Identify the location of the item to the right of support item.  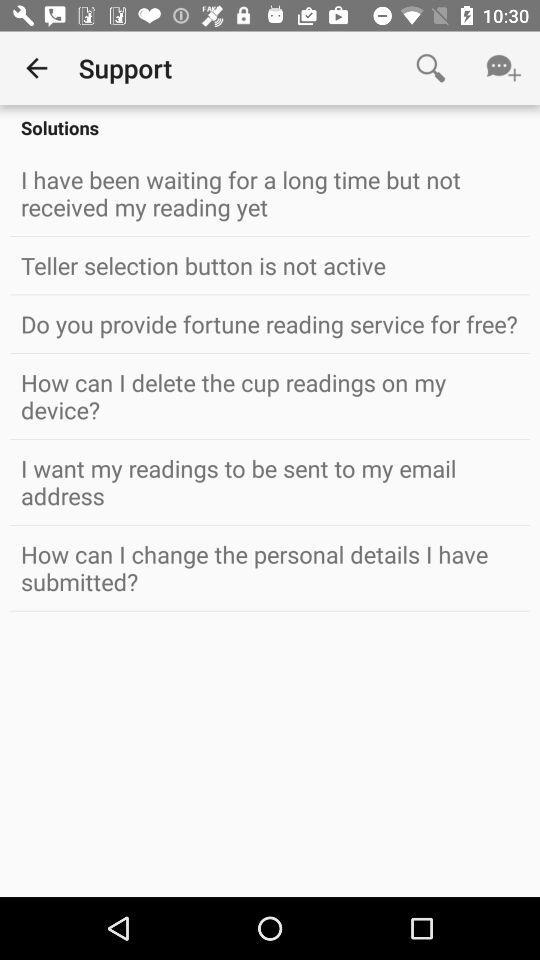
(429, 68).